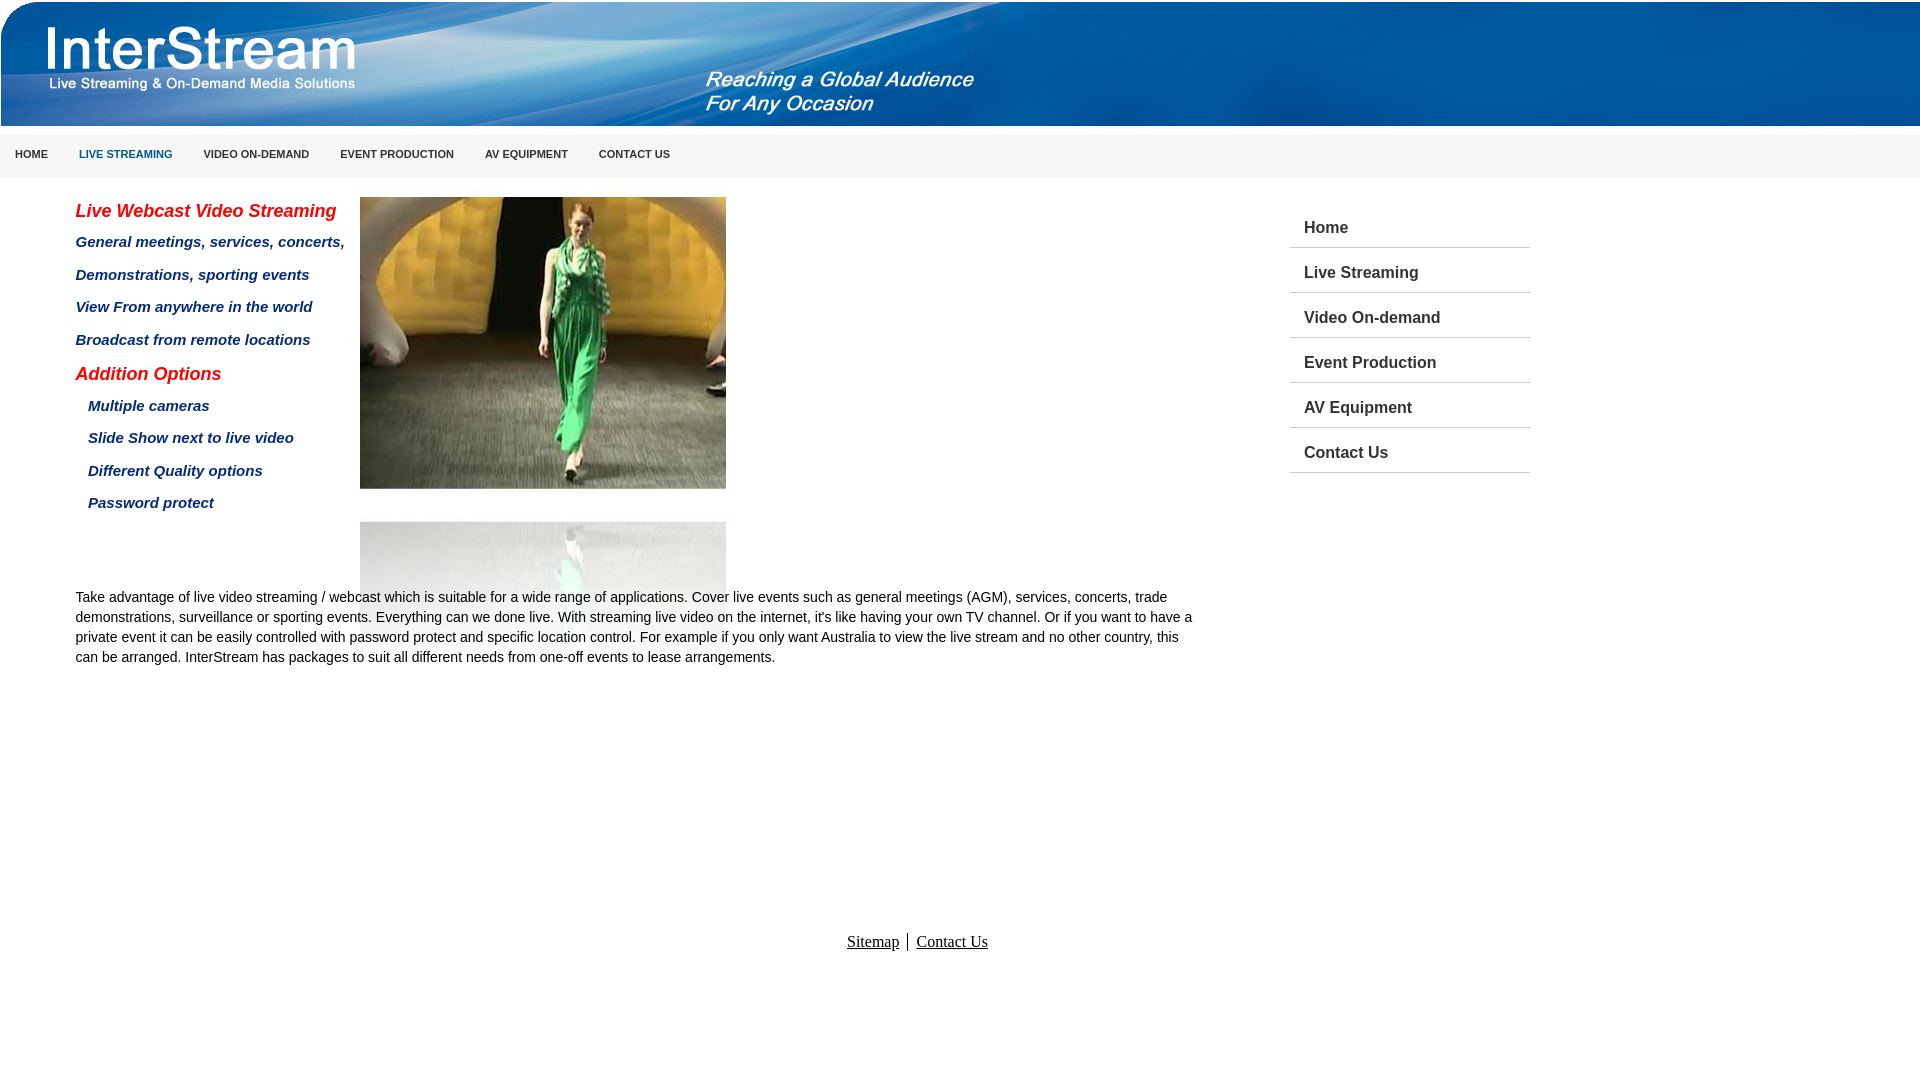 This screenshot has height=1080, width=1920. Describe the element at coordinates (469, 154) in the screenshot. I see `'AV EQUIPMENT'` at that location.